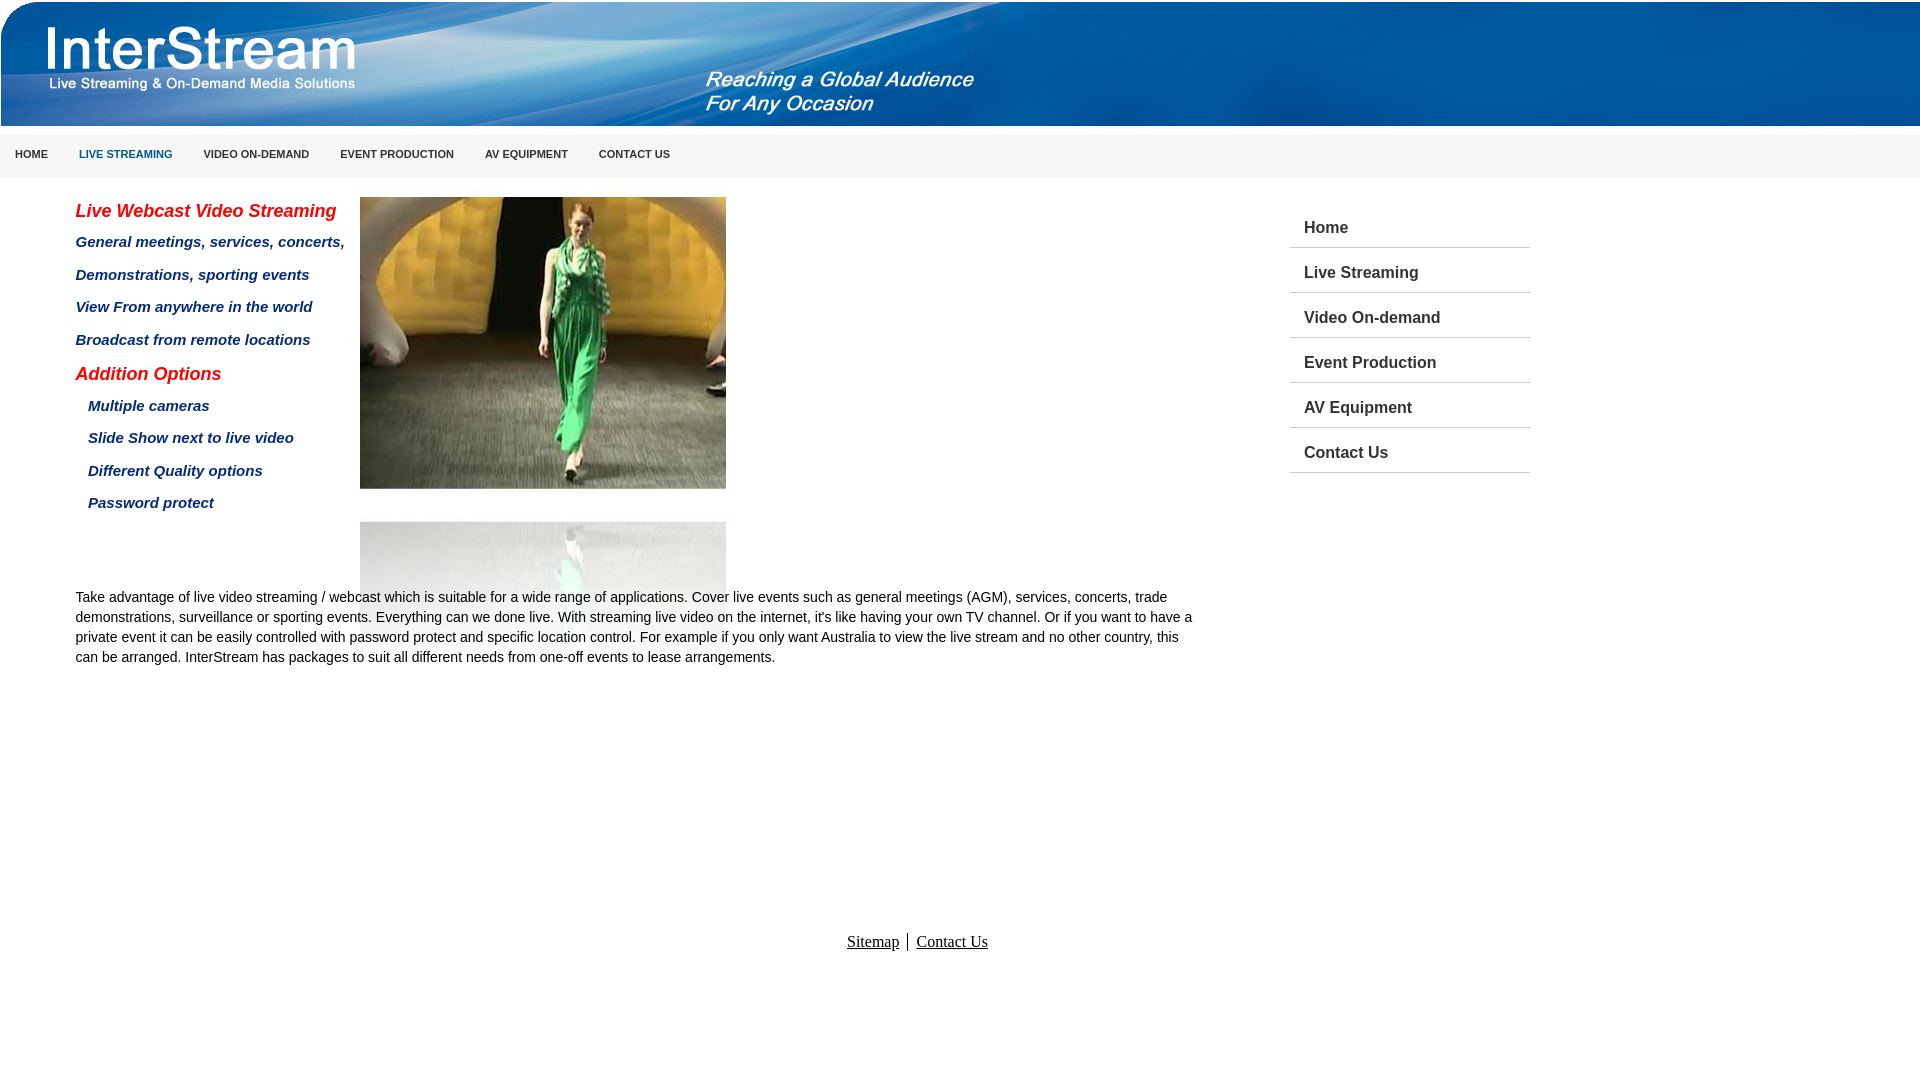 This screenshot has height=1080, width=1920. Describe the element at coordinates (469, 154) in the screenshot. I see `'AV EQUIPMENT'` at that location.